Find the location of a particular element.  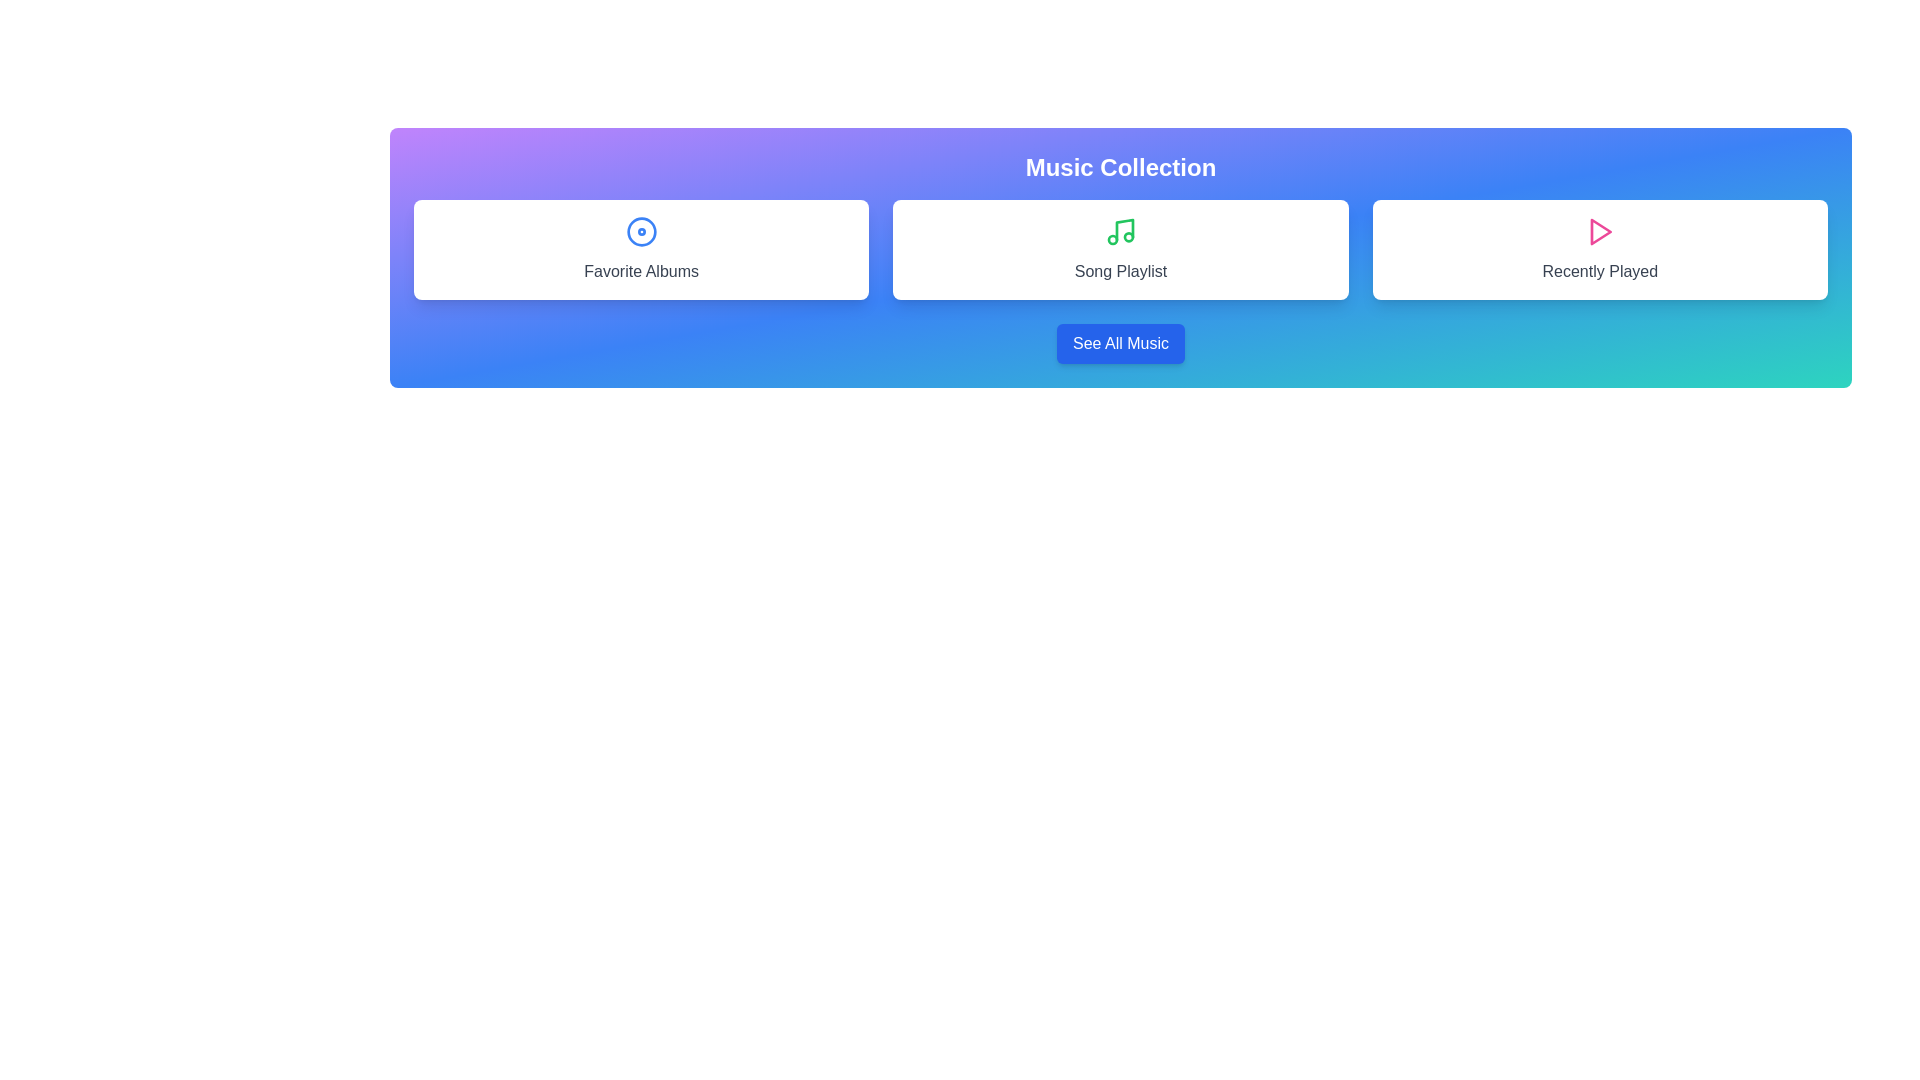

the information presented by the white rectangular card labeled 'Favorite Albums', which features a disc icon at the top center is located at coordinates (641, 249).